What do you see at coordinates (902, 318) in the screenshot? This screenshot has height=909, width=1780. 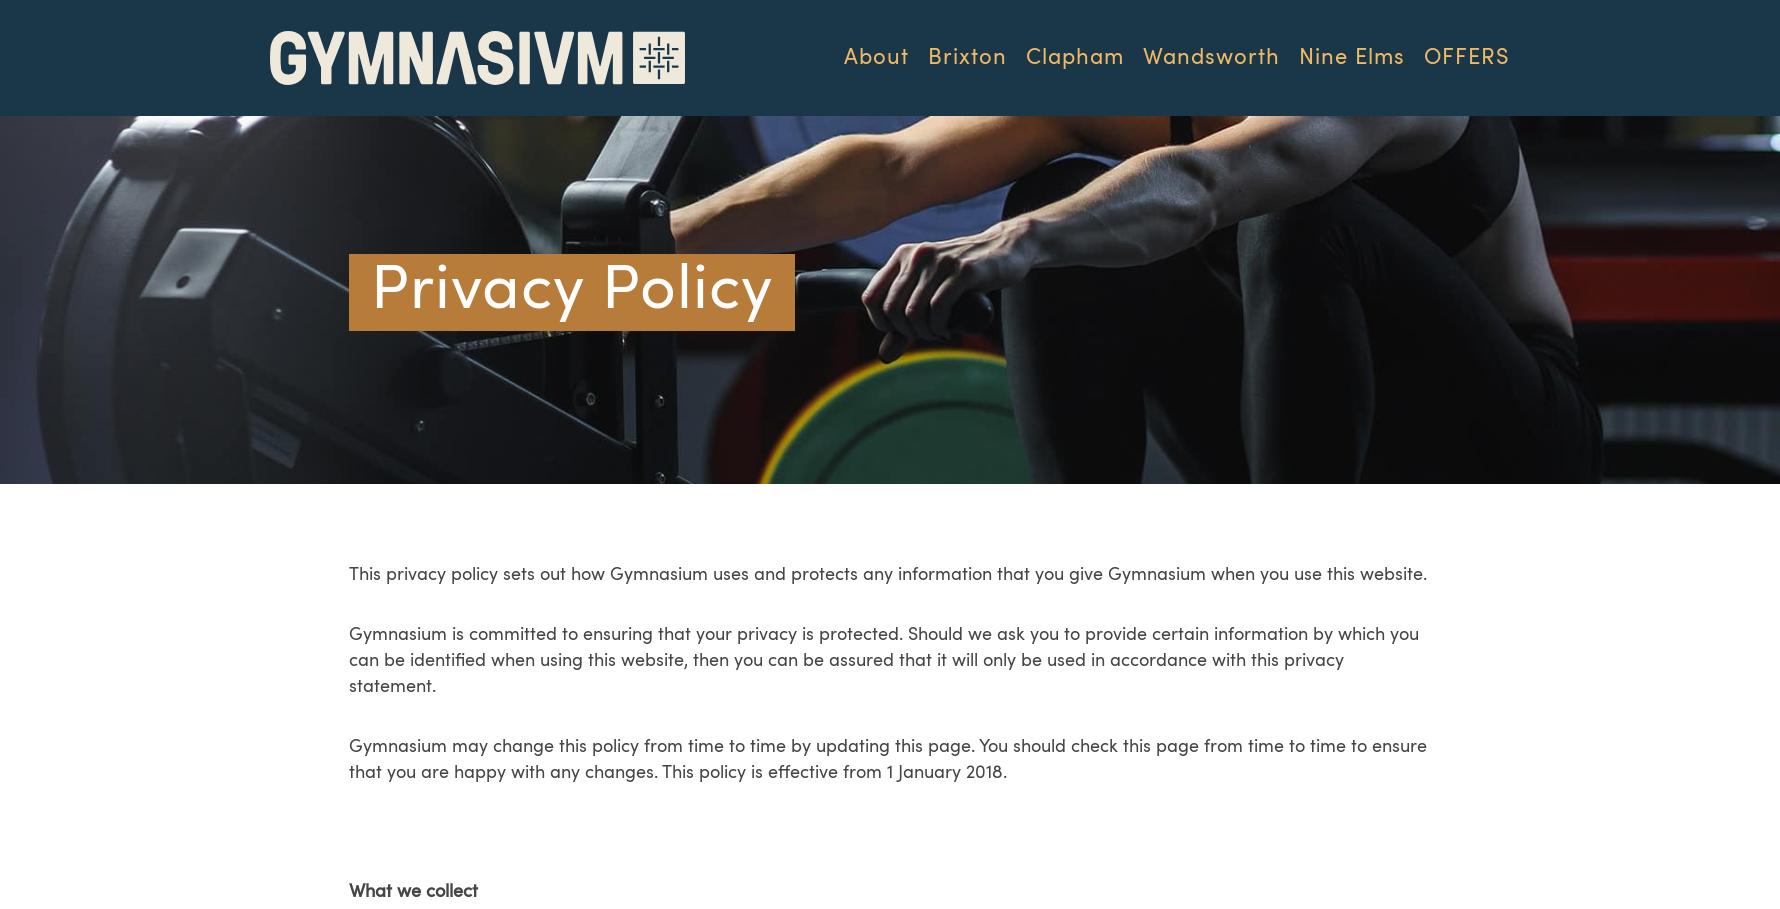 I see `'B-Corp'` at bounding box center [902, 318].